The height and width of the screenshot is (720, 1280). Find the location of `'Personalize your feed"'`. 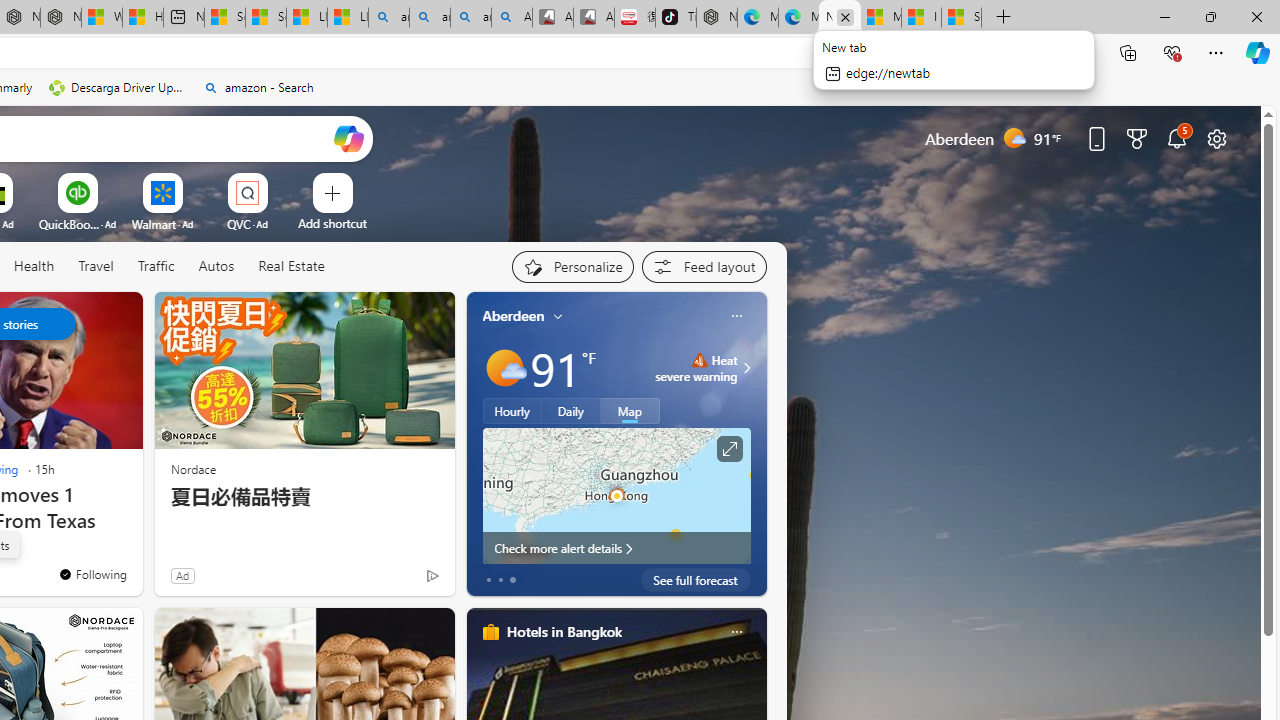

'Personalize your feed"' is located at coordinates (571, 266).